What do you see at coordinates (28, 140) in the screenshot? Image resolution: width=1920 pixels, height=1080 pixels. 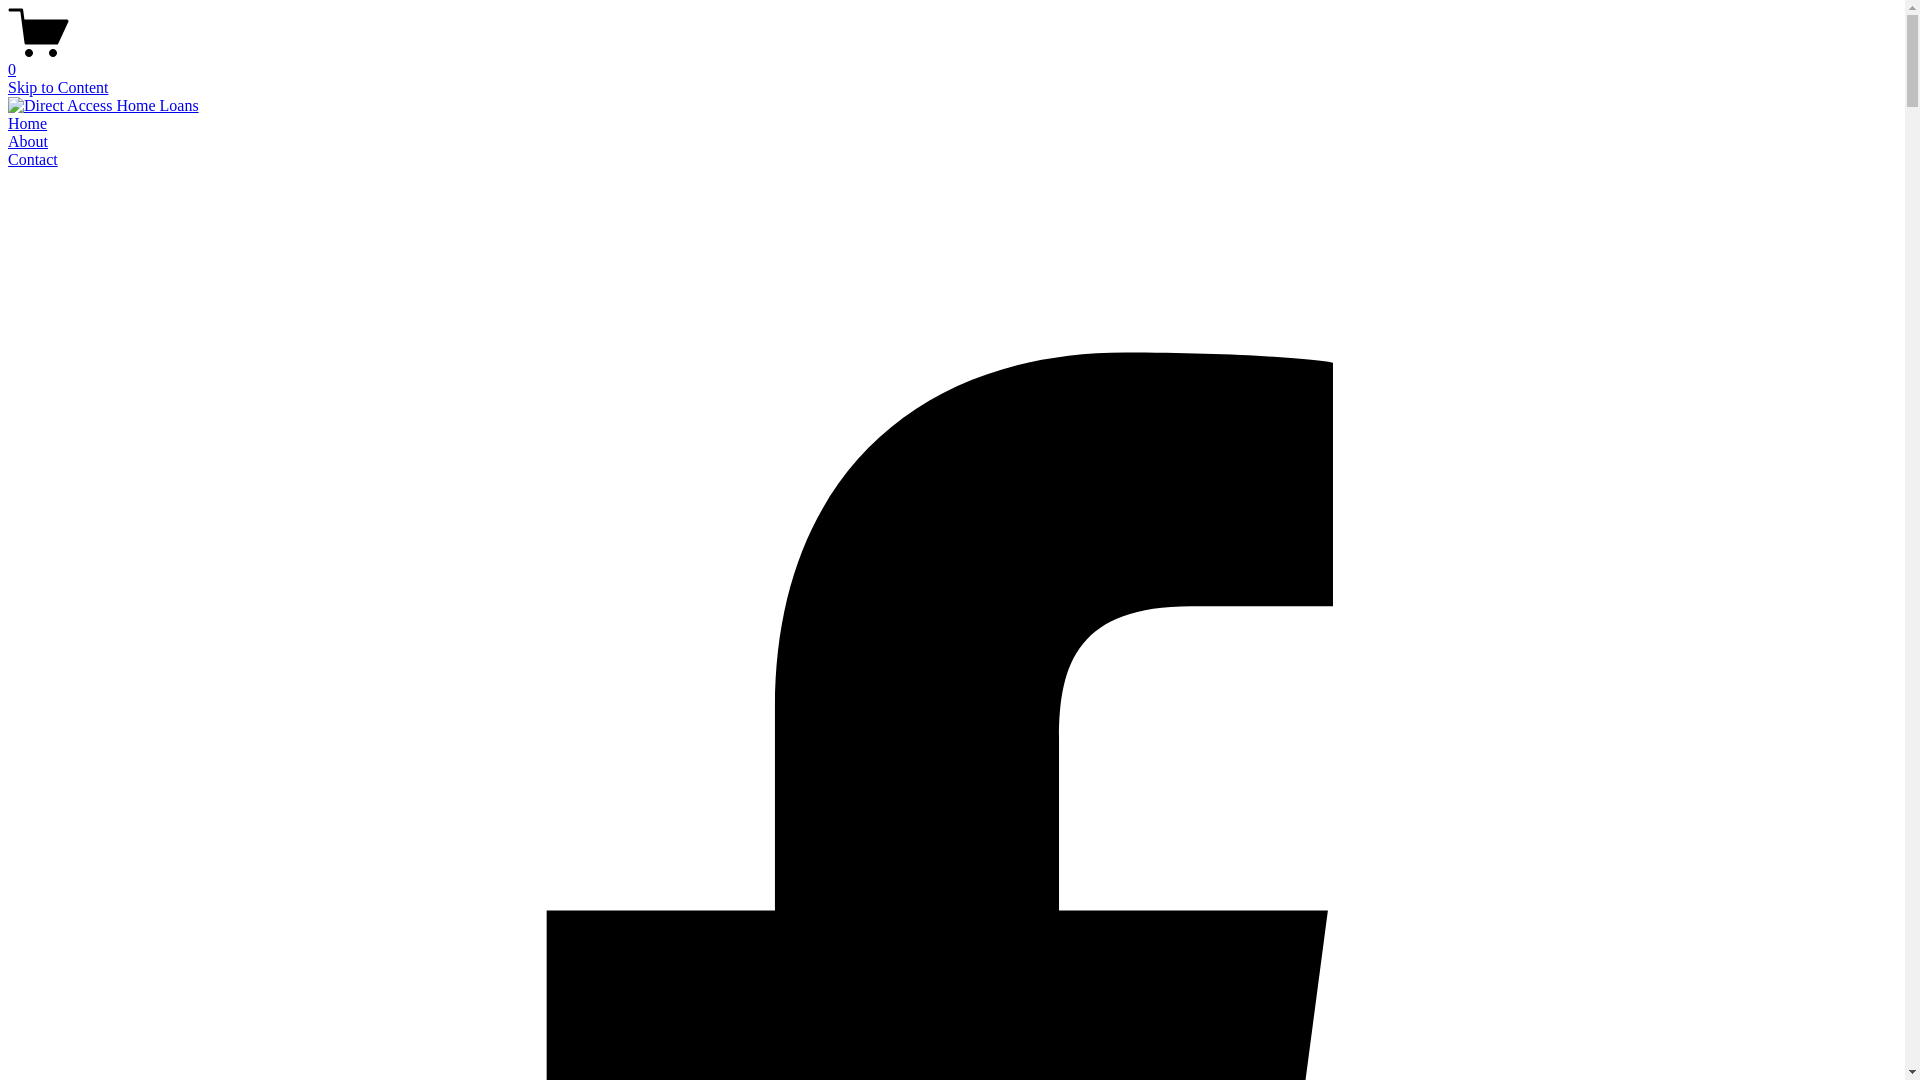 I see `'About'` at bounding box center [28, 140].